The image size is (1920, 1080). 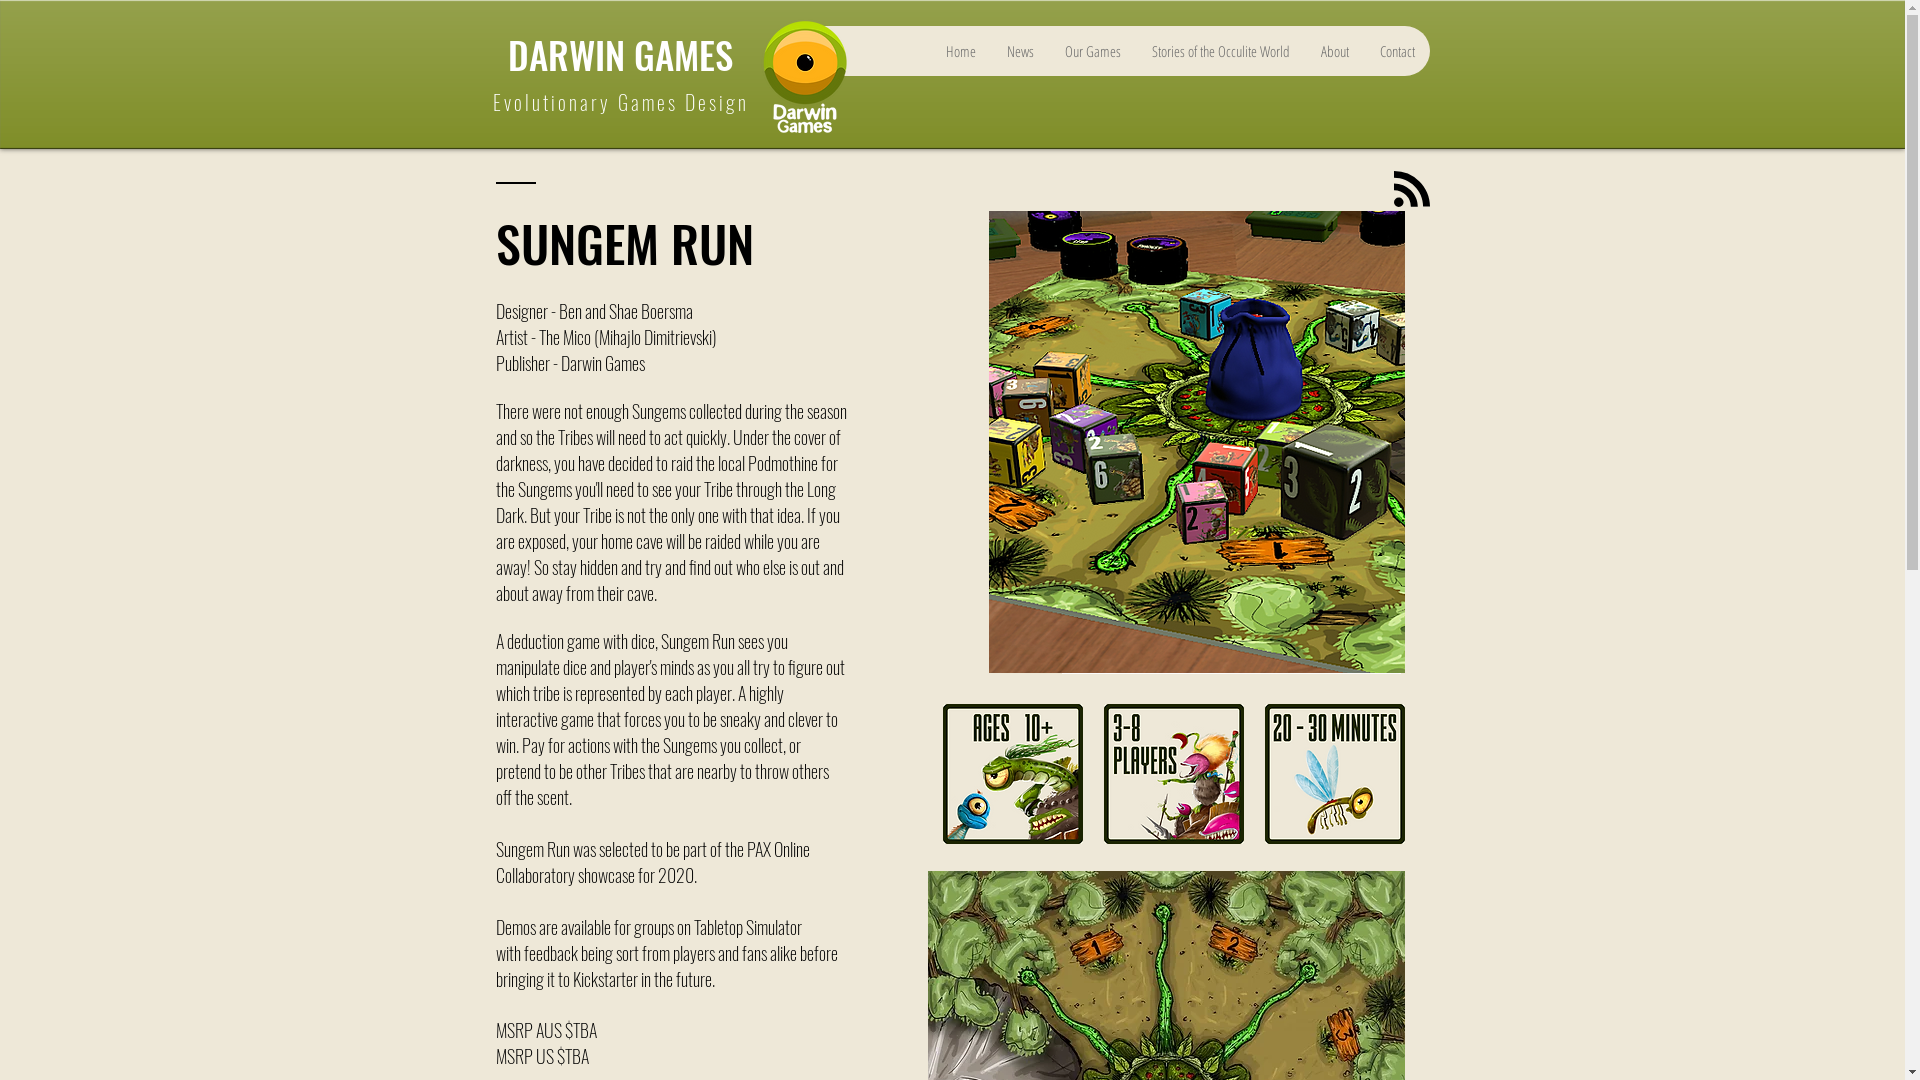 I want to click on 'Evolutionary Games Design', so click(x=618, y=101).